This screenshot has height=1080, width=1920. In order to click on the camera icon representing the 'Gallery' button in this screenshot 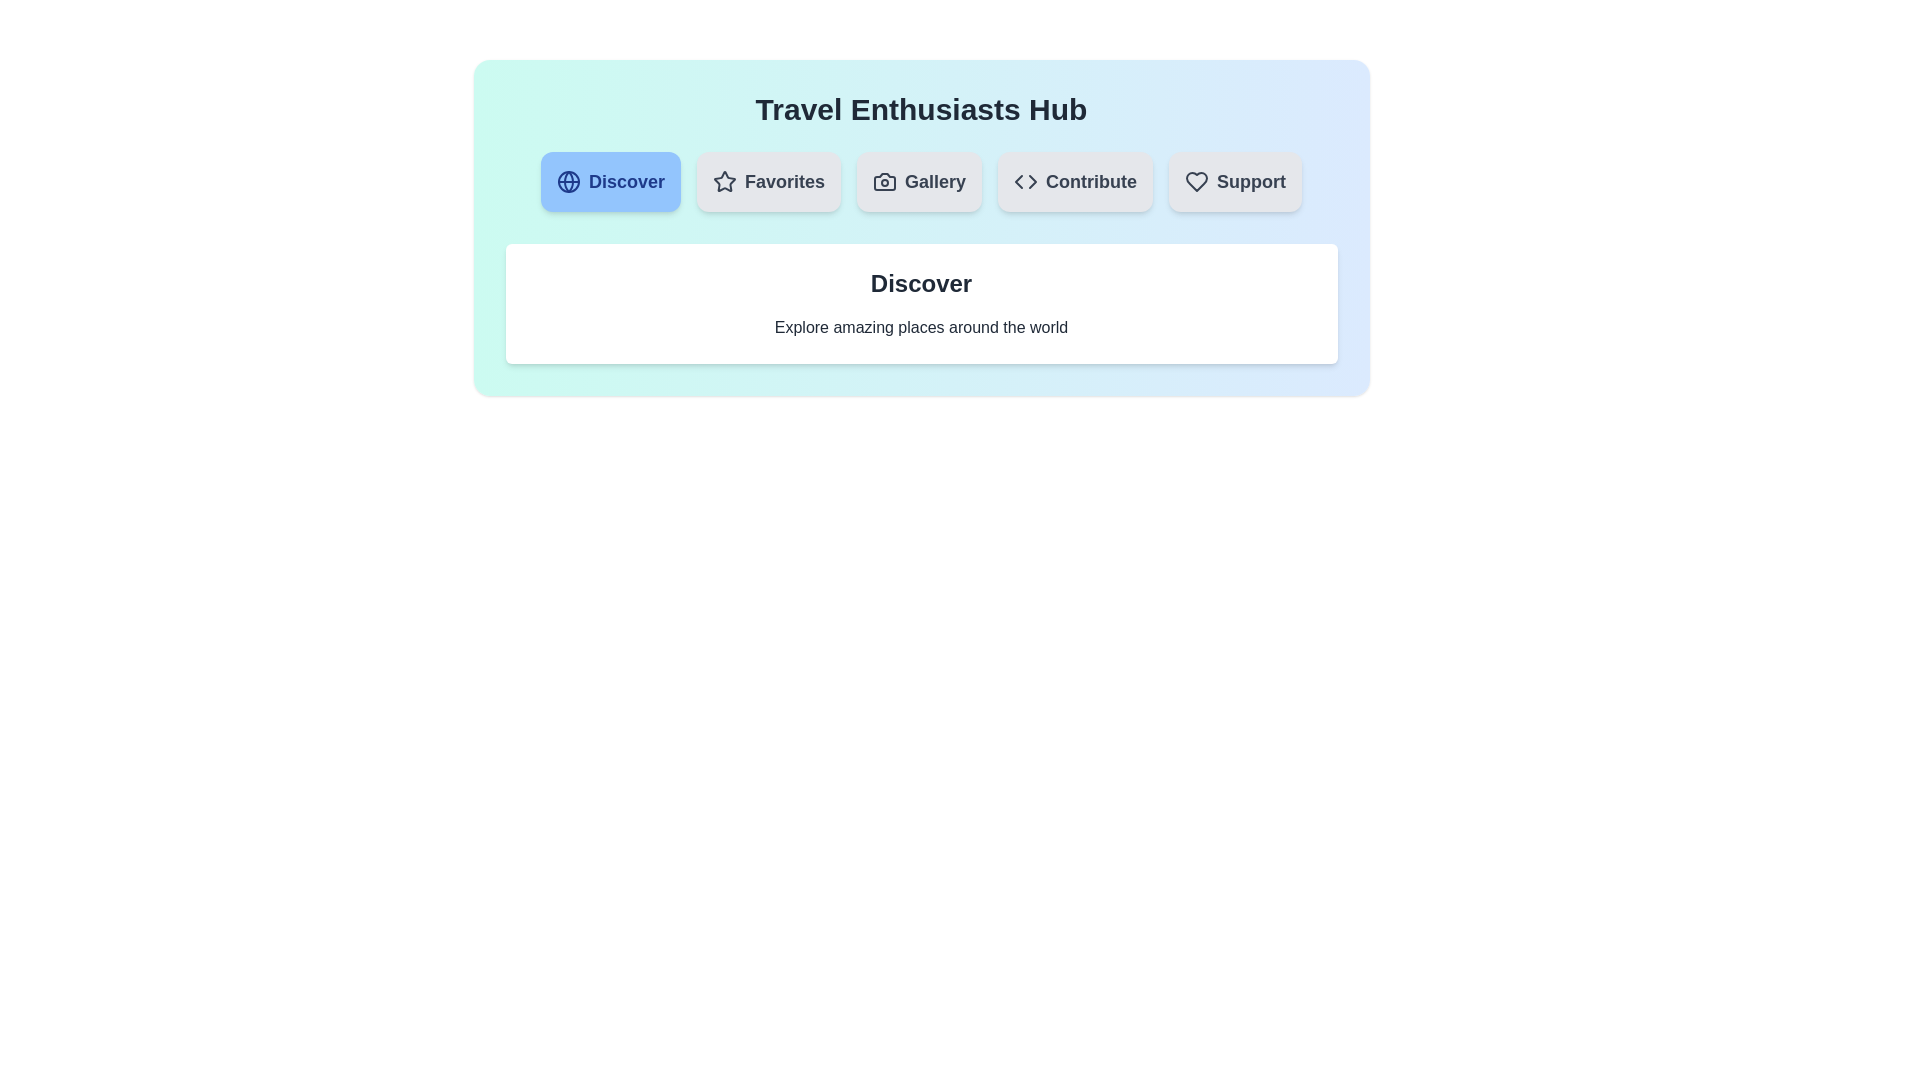, I will do `click(884, 181)`.